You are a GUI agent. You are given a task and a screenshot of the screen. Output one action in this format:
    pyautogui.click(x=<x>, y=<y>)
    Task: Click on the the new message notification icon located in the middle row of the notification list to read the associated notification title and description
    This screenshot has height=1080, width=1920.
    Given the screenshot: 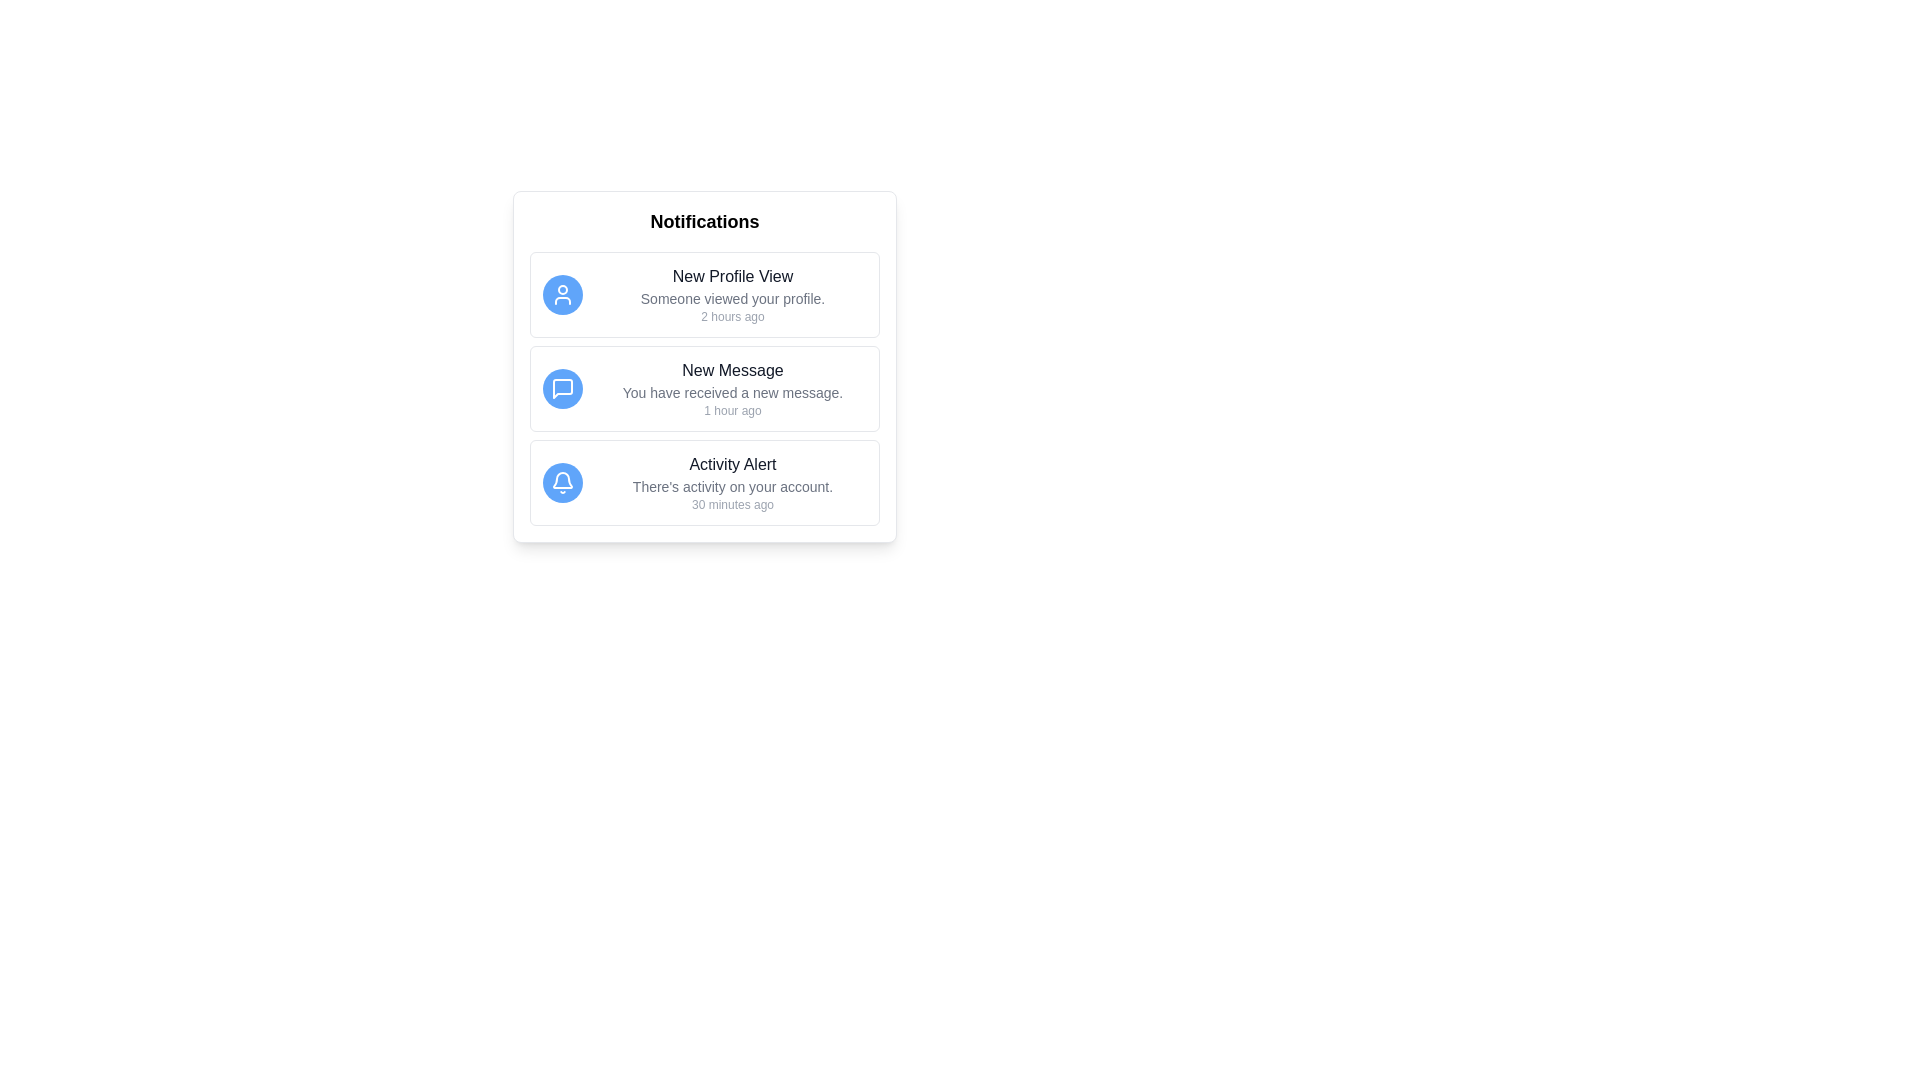 What is the action you would take?
    pyautogui.click(x=561, y=389)
    